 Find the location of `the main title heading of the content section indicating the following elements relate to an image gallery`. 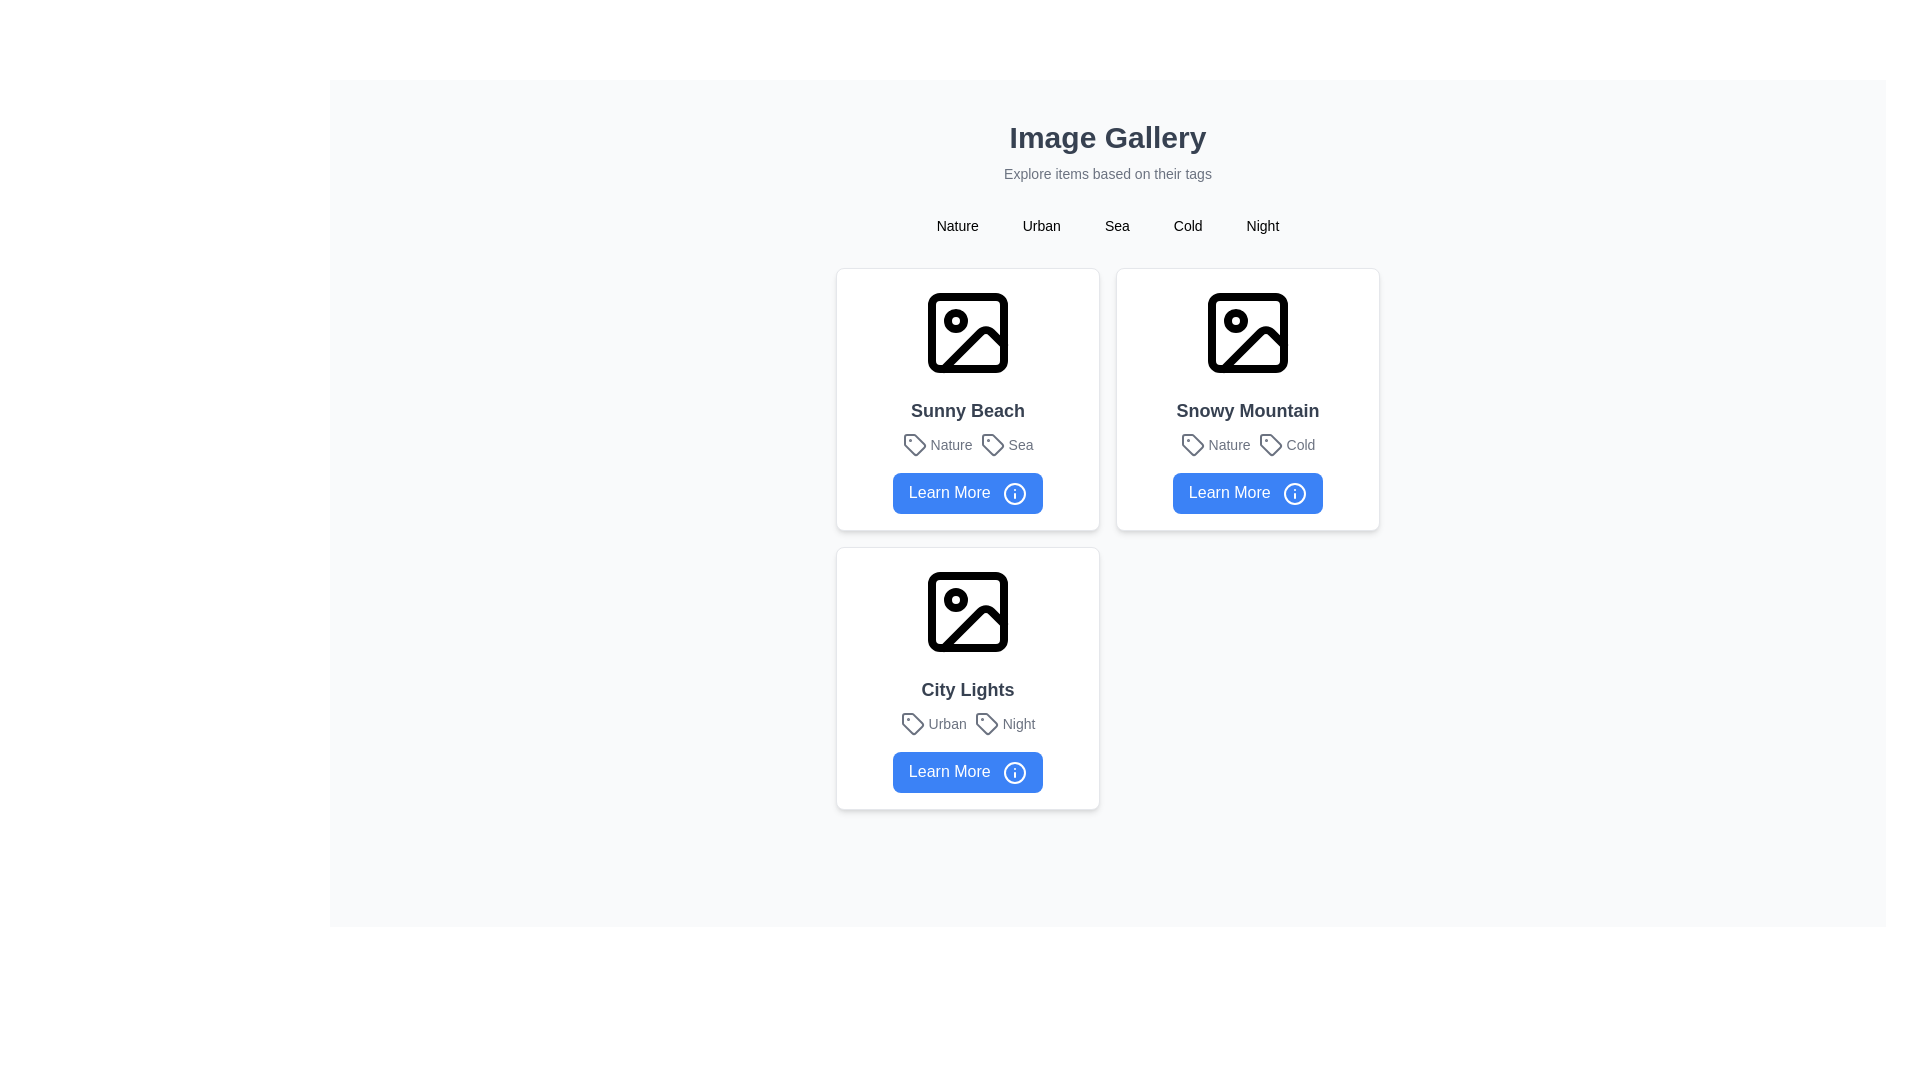

the main title heading of the content section indicating the following elements relate to an image gallery is located at coordinates (1107, 137).